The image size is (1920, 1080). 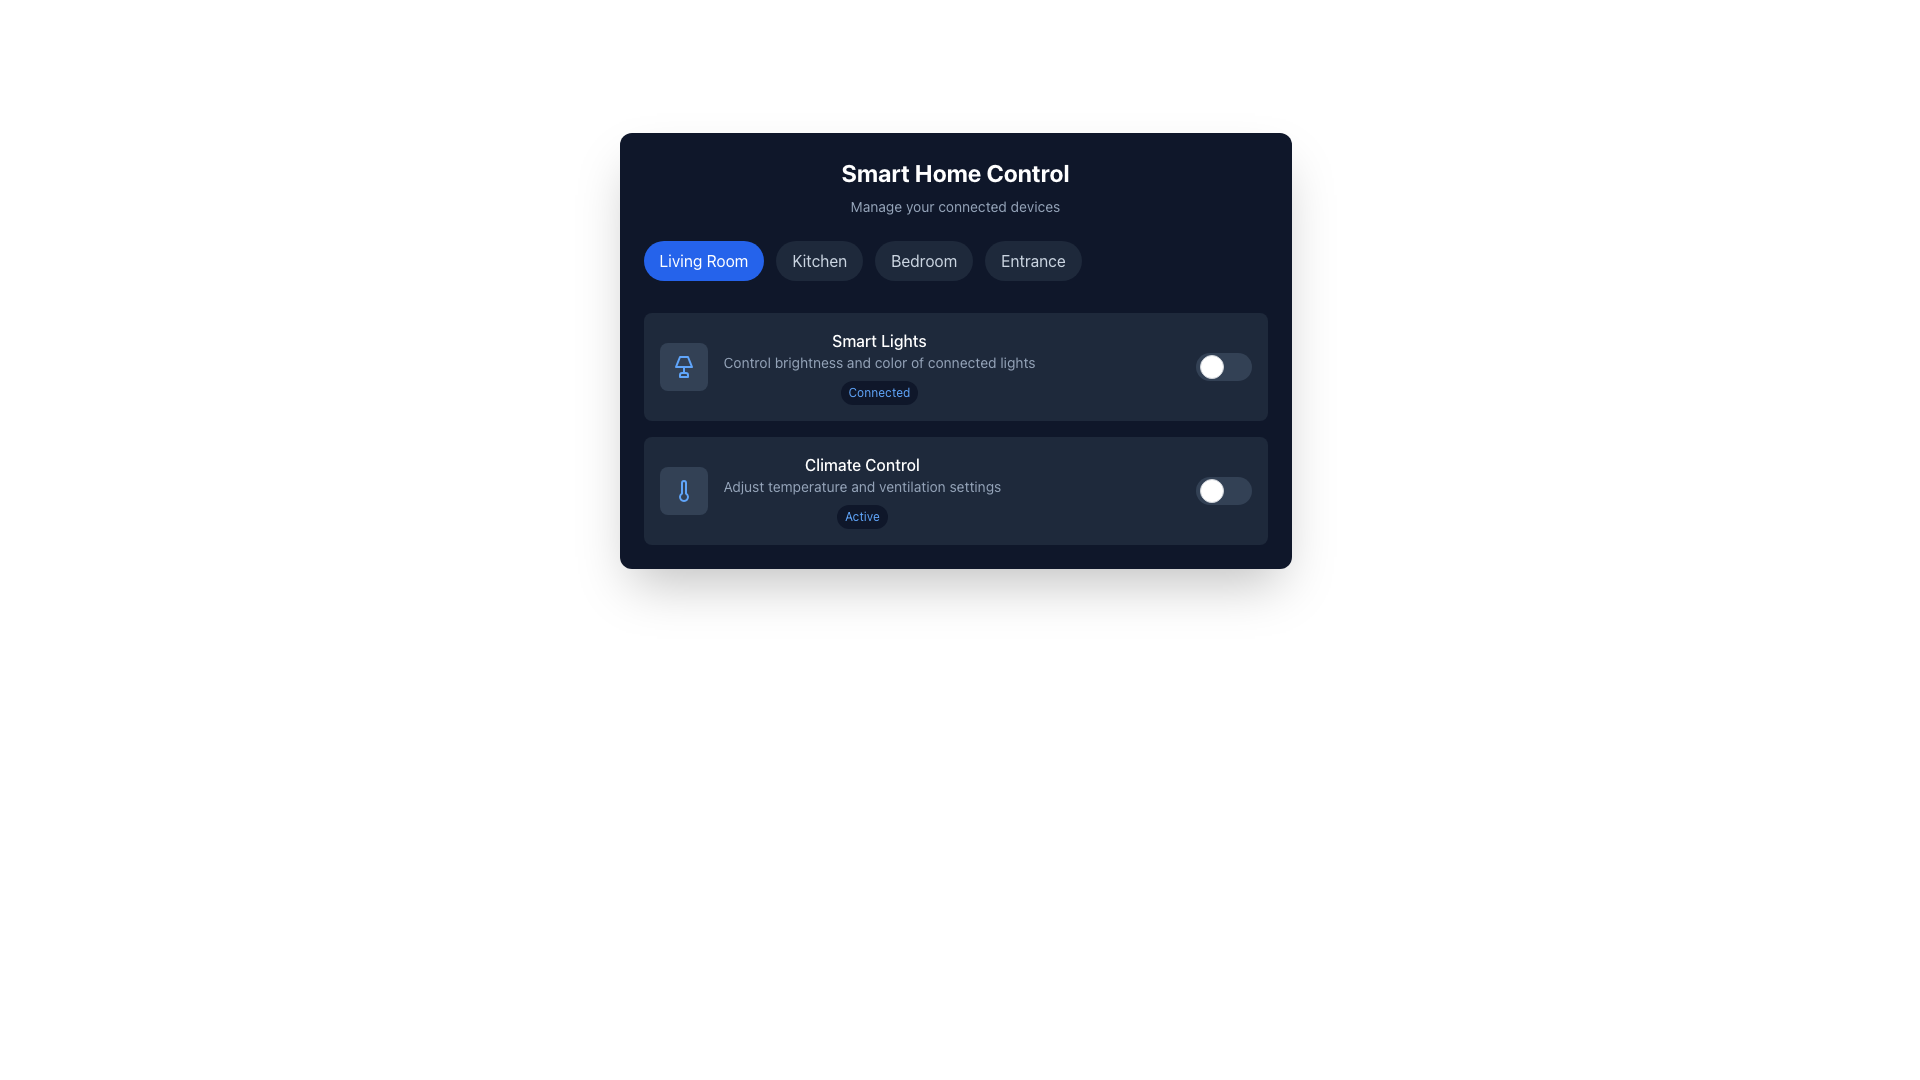 What do you see at coordinates (923, 260) in the screenshot?
I see `the 'Bedroom' button in the Smart Home Control interface` at bounding box center [923, 260].